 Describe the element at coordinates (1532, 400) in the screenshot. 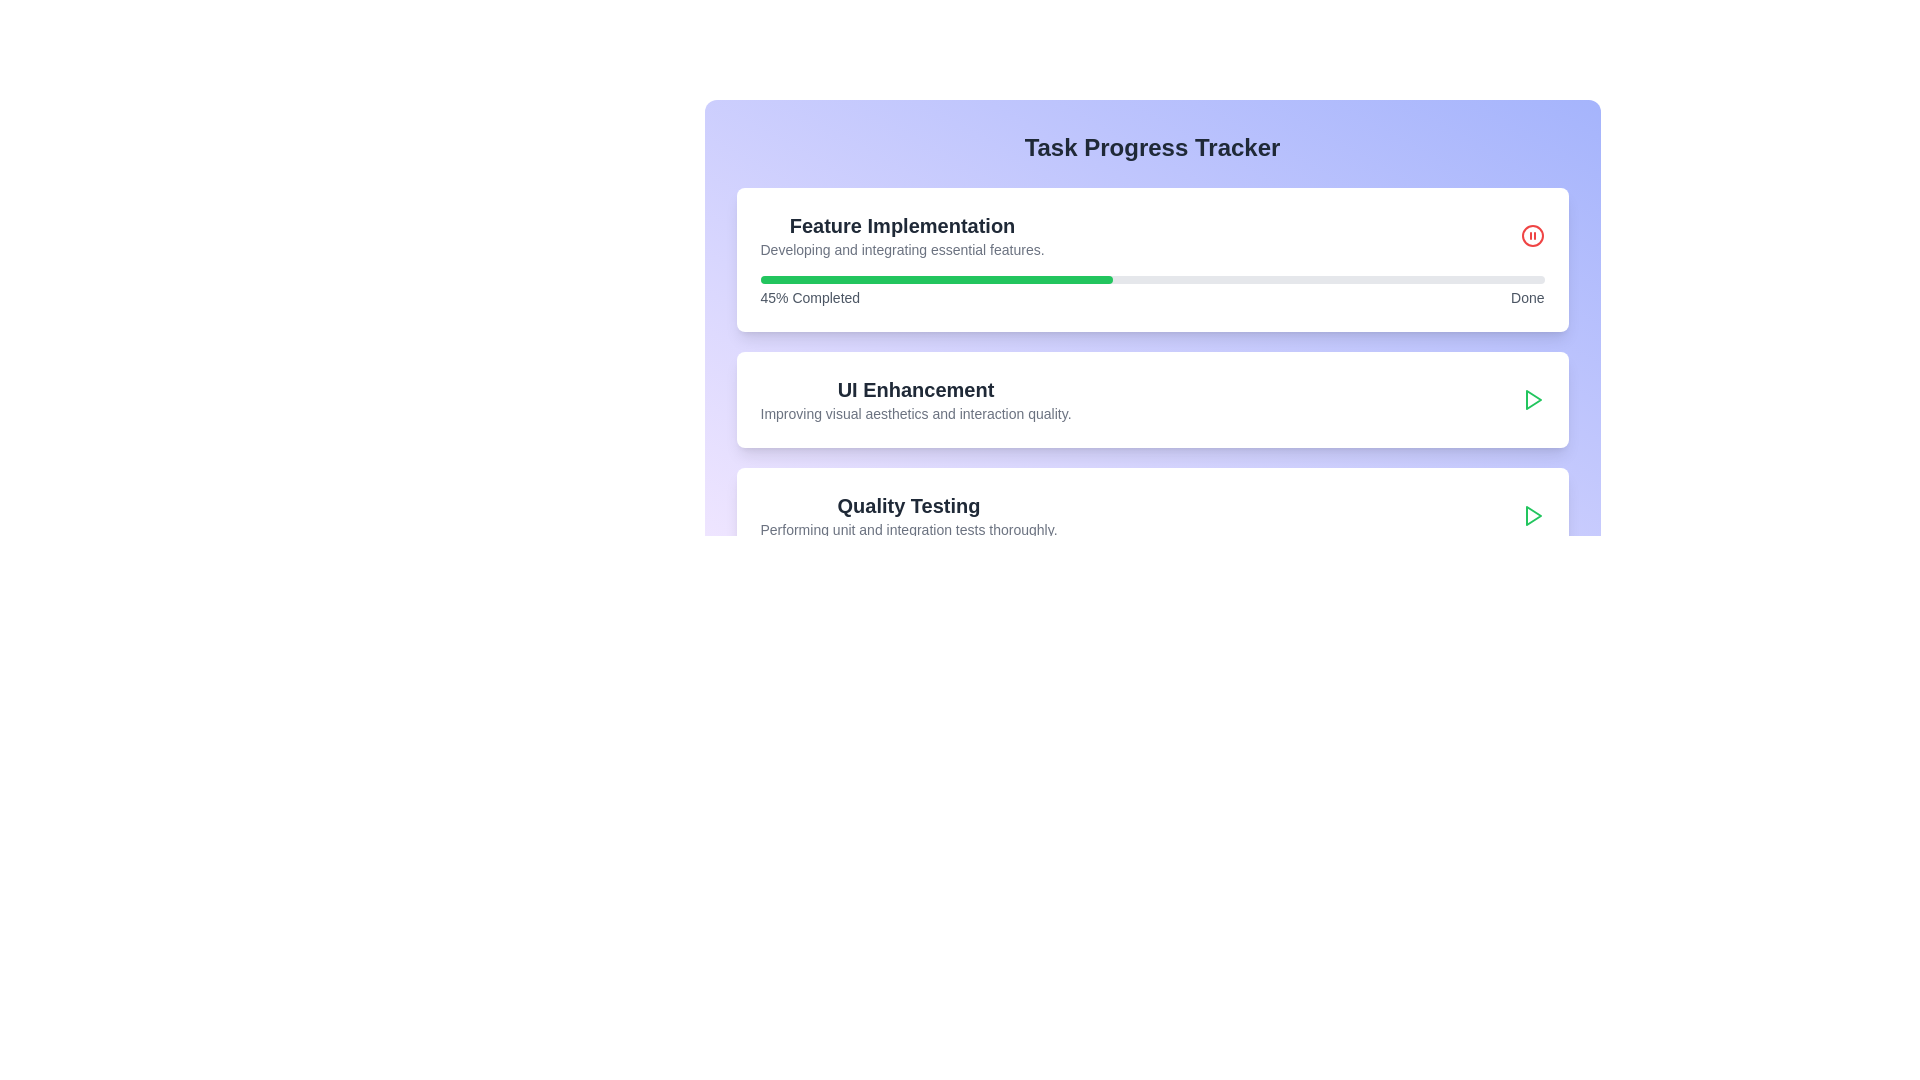

I see `the 'play' icon button located on the right side of the 'Quality Testing' task row to initiate the action` at that location.